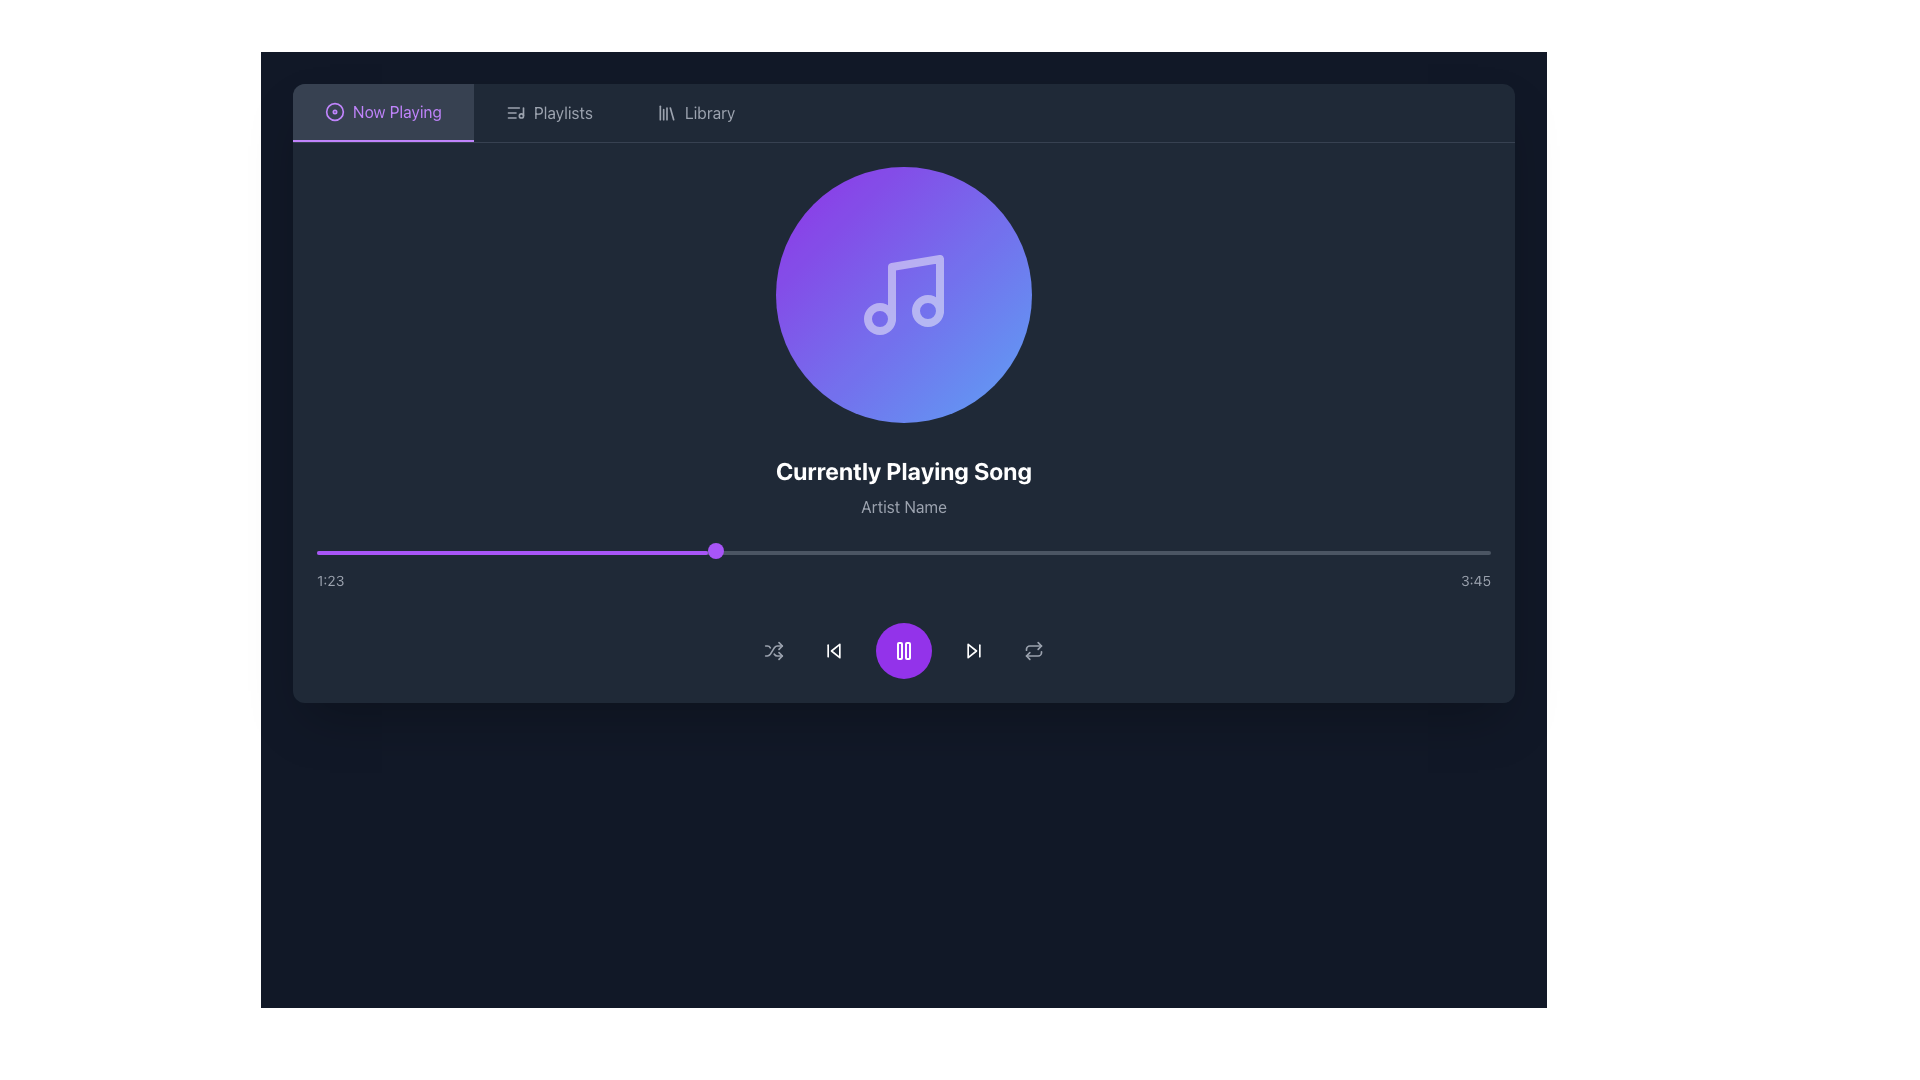  Describe the element at coordinates (540, 552) in the screenshot. I see `the playback position` at that location.